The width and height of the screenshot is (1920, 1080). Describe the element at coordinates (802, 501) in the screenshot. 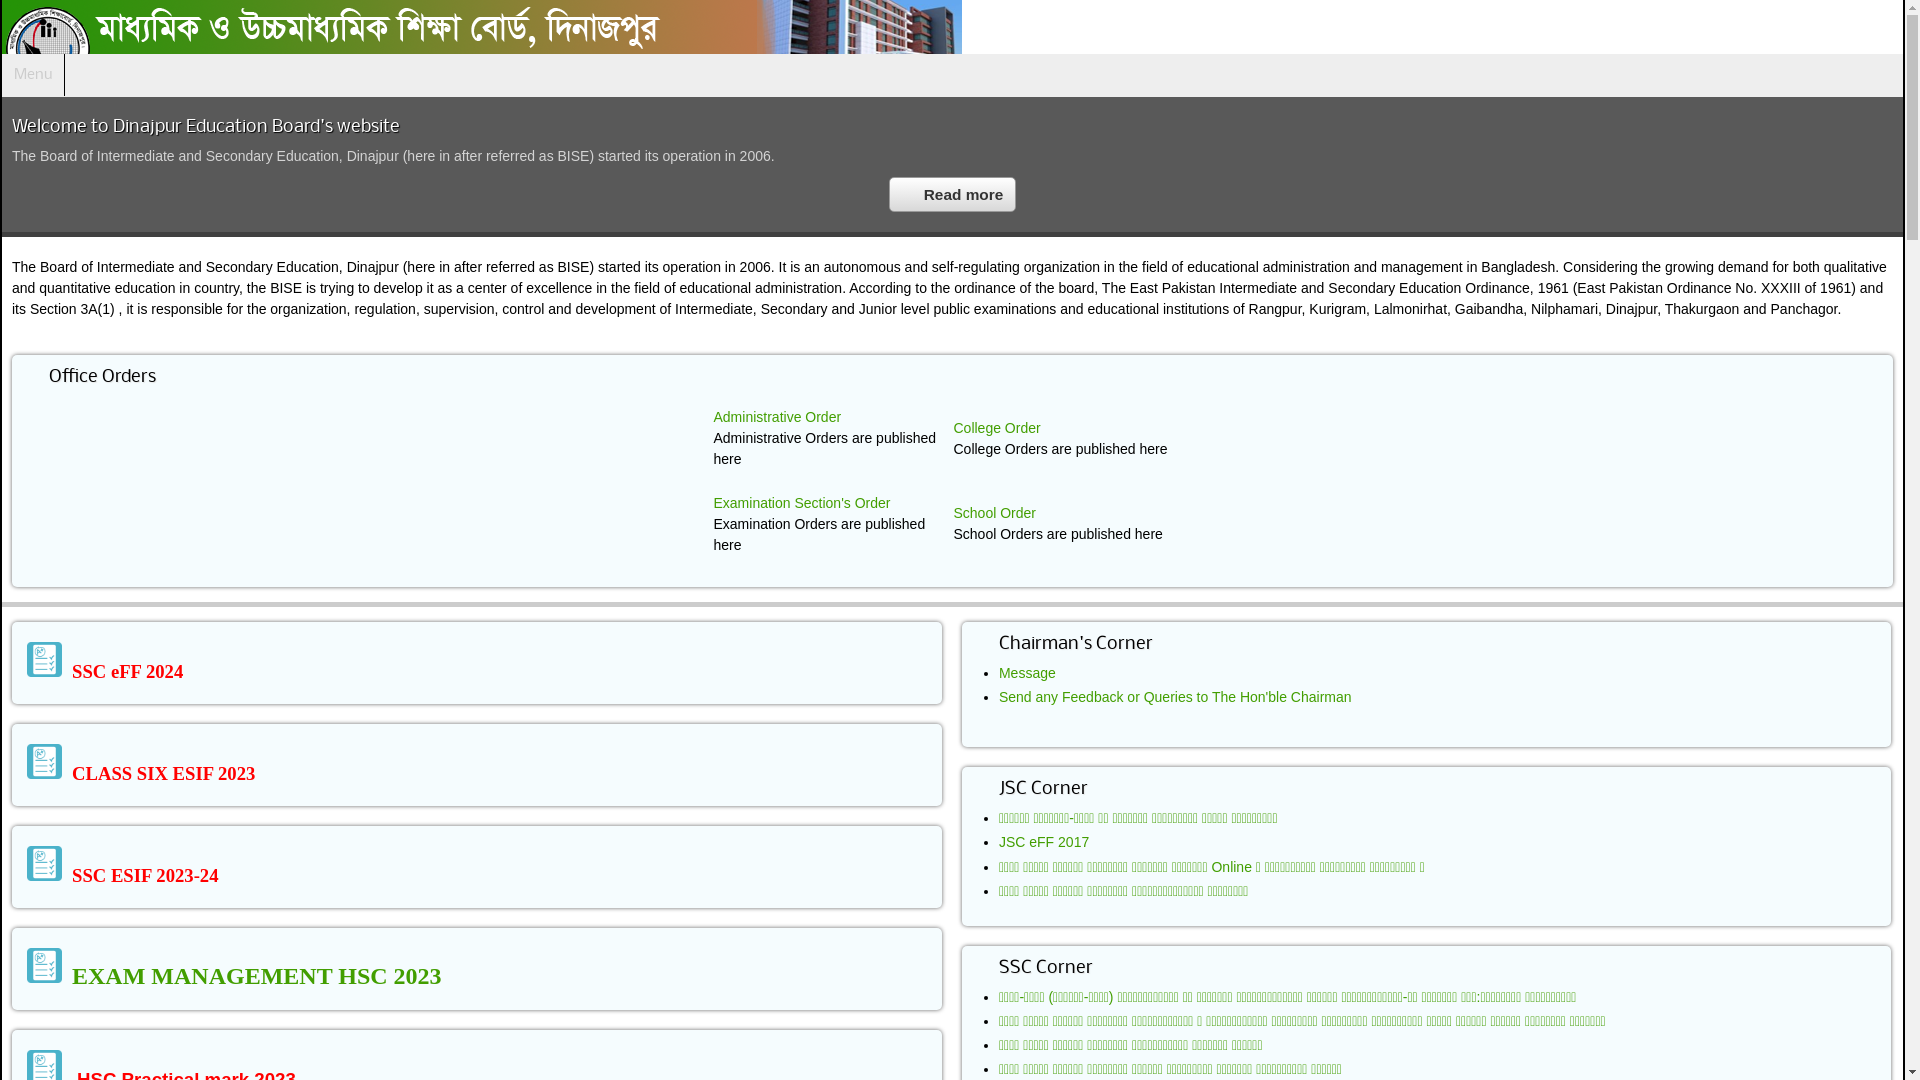

I see `'Examination Section's Order'` at that location.